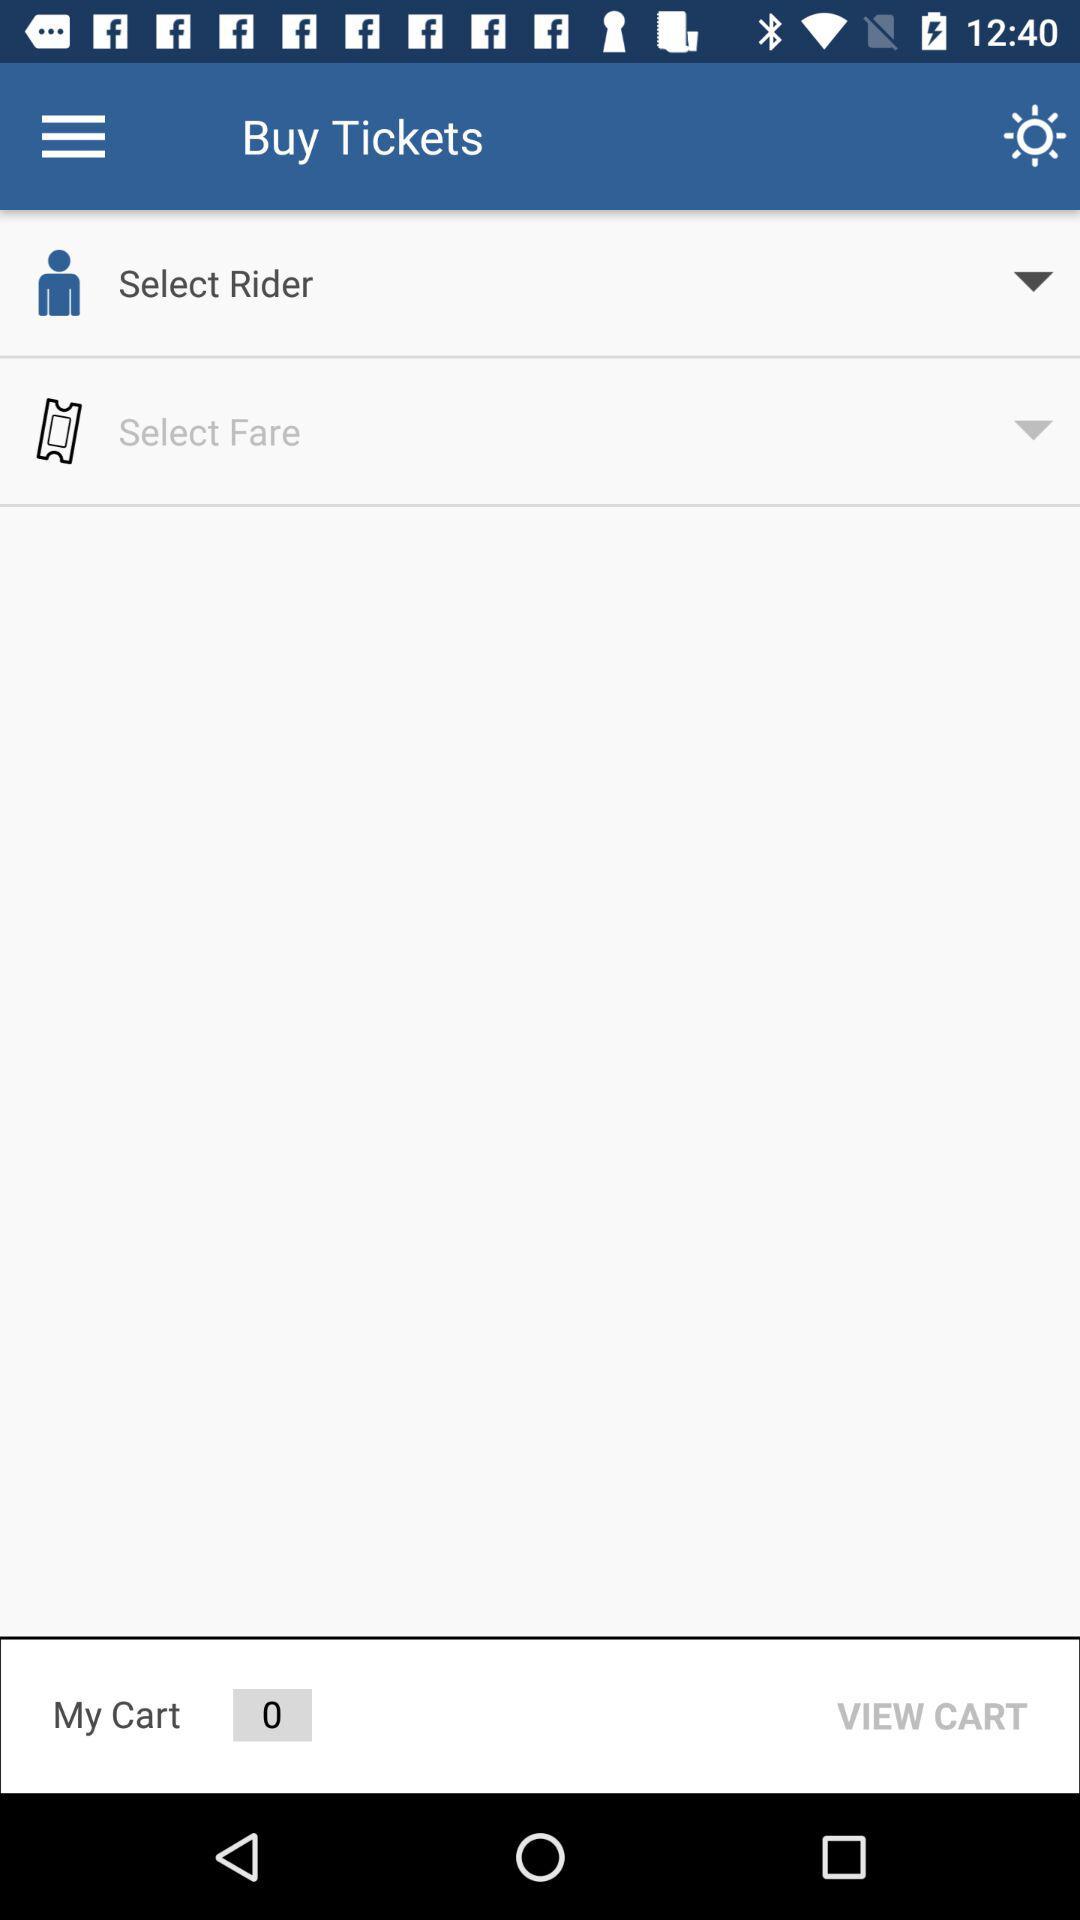  Describe the element at coordinates (1035, 135) in the screenshot. I see `item next to the buy tickets` at that location.